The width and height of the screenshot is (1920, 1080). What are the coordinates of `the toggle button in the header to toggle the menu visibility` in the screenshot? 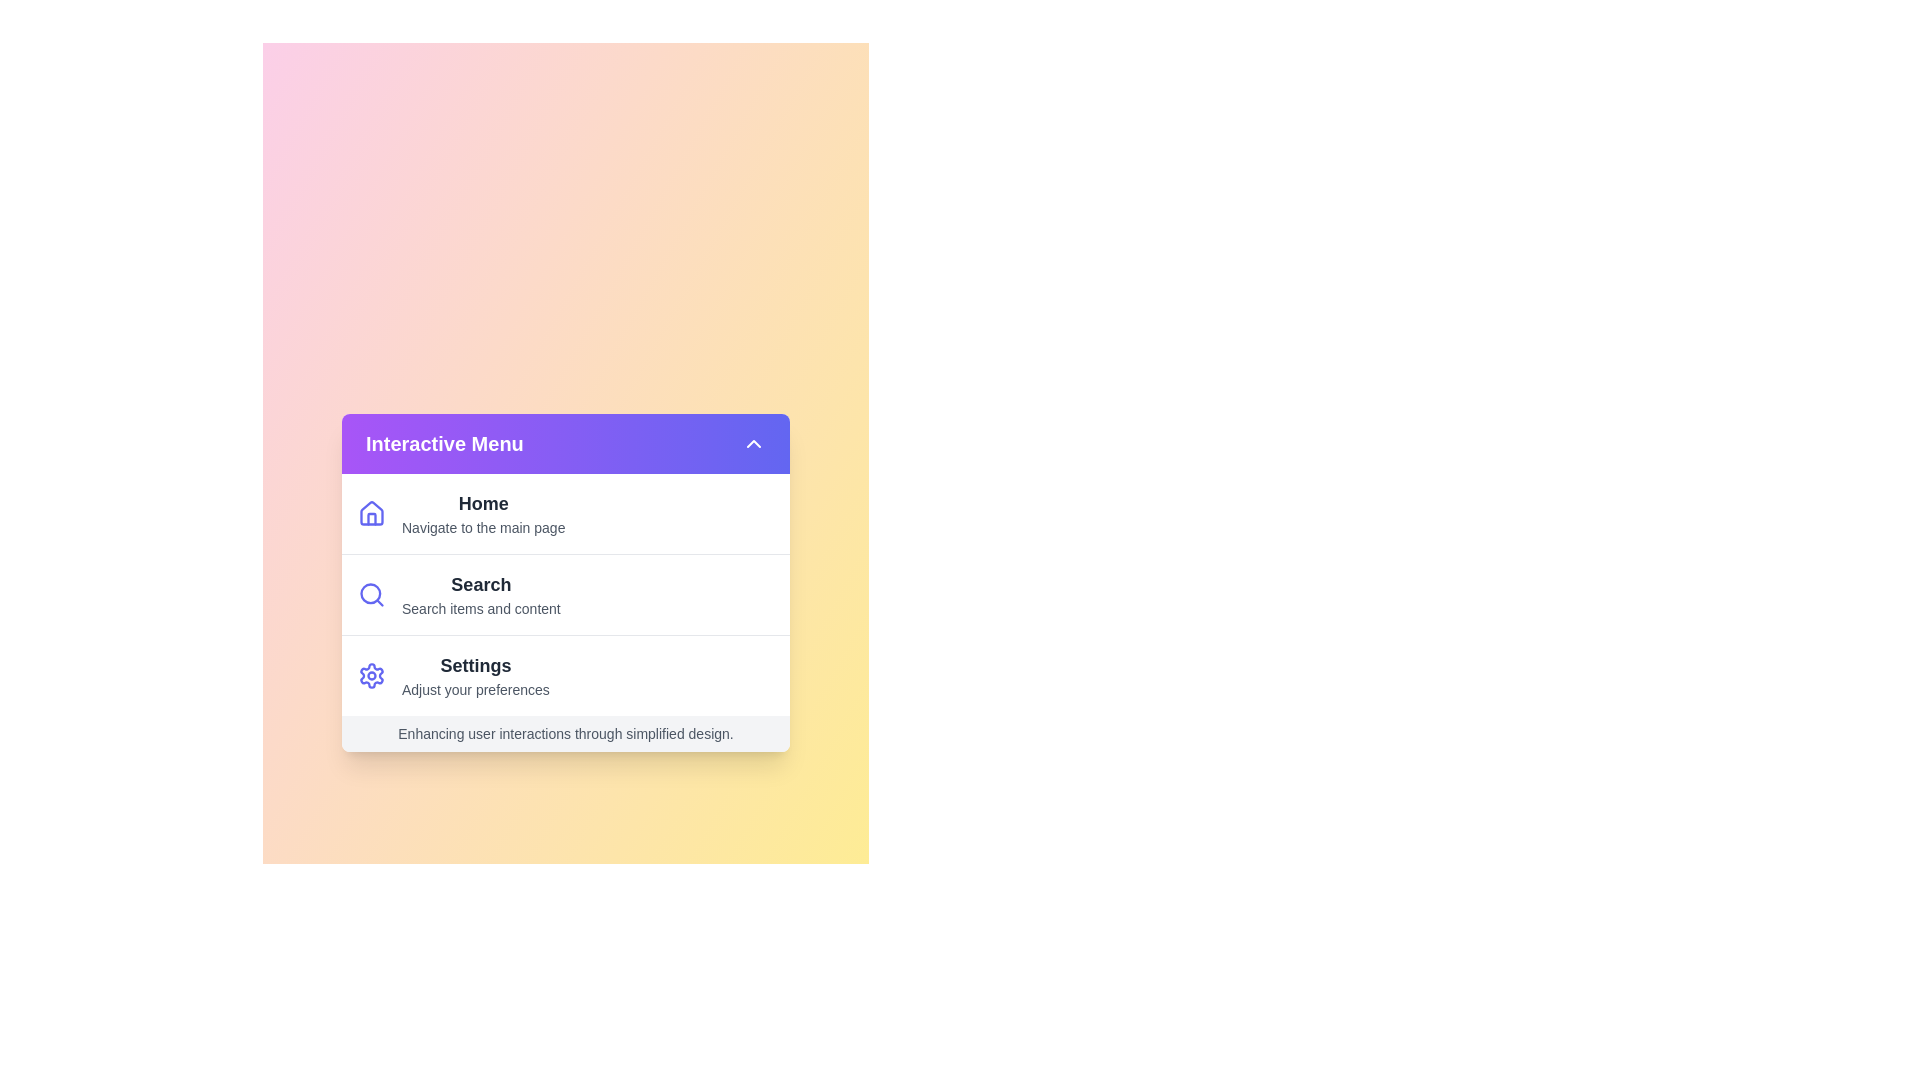 It's located at (752, 442).